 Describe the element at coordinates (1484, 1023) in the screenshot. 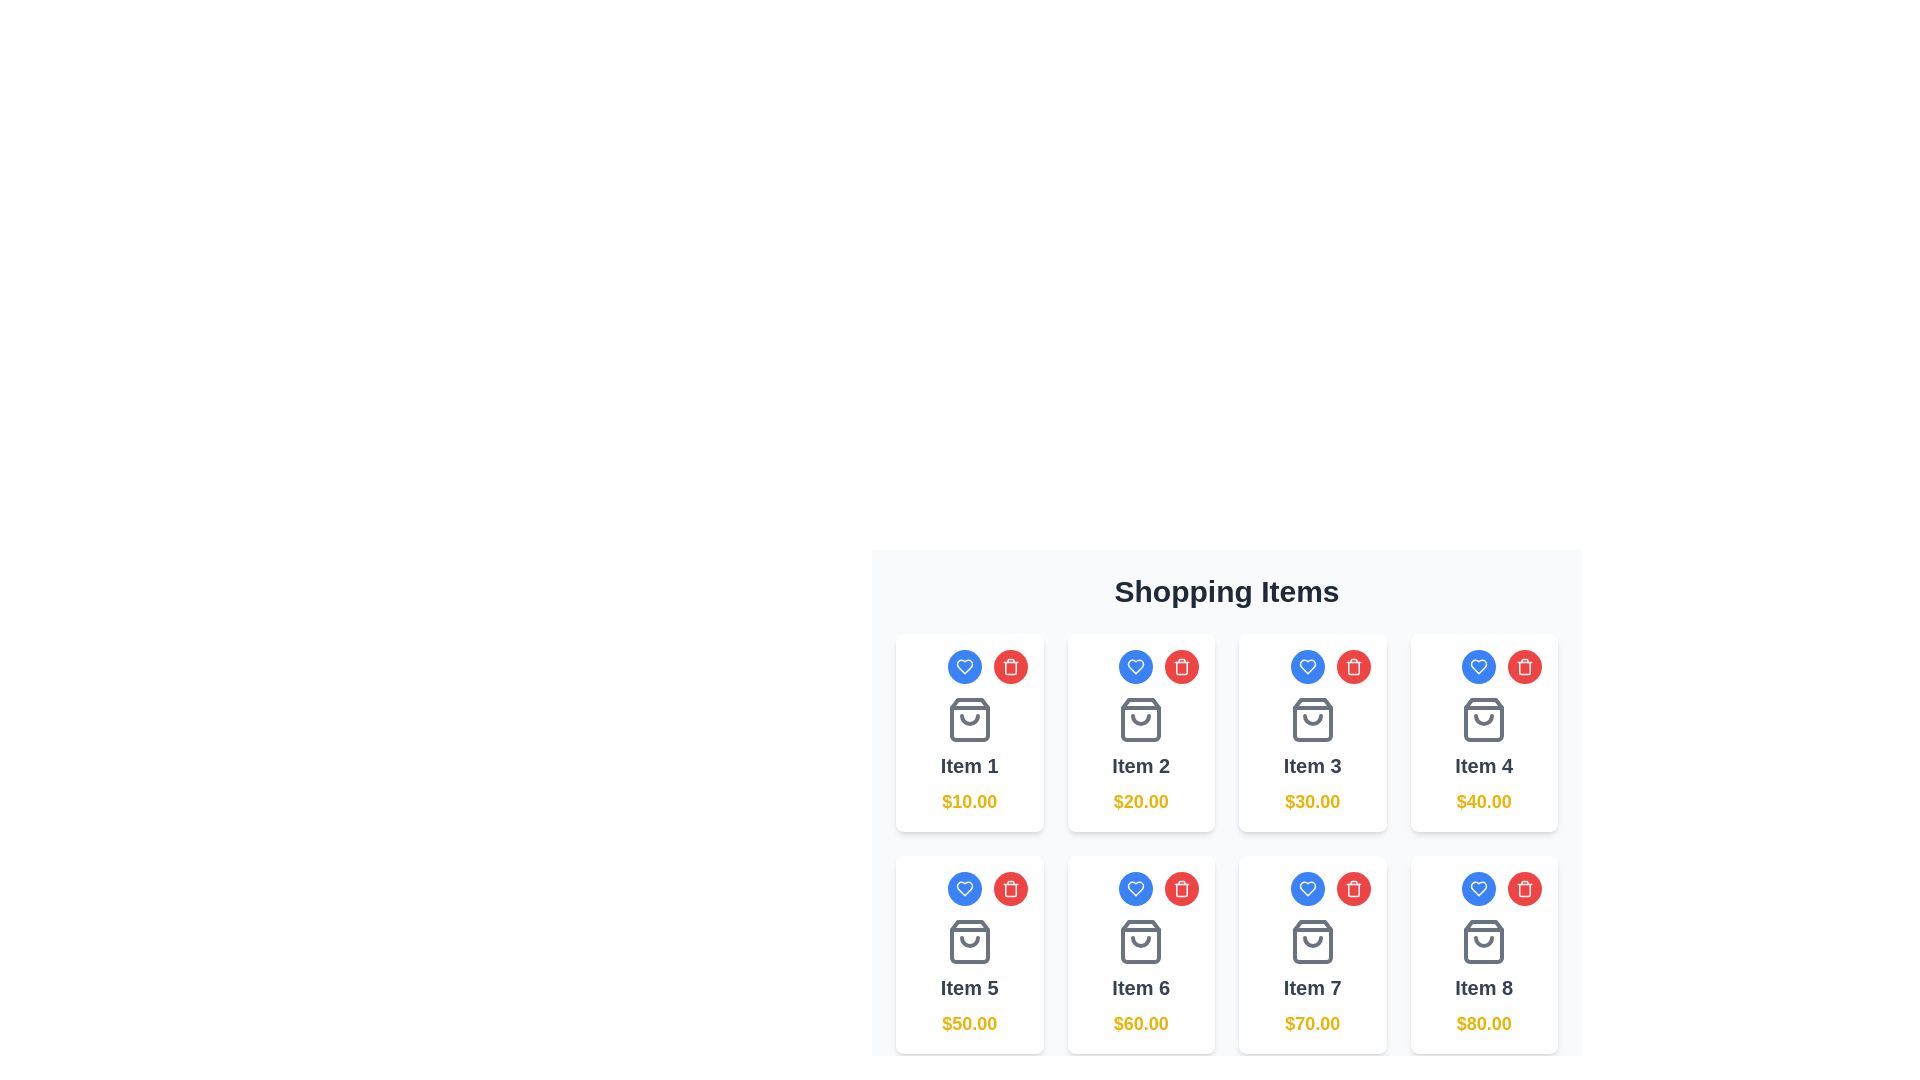

I see `price information displayed for 'Item 8', which is located directly below the item title in the shopping interface` at that location.